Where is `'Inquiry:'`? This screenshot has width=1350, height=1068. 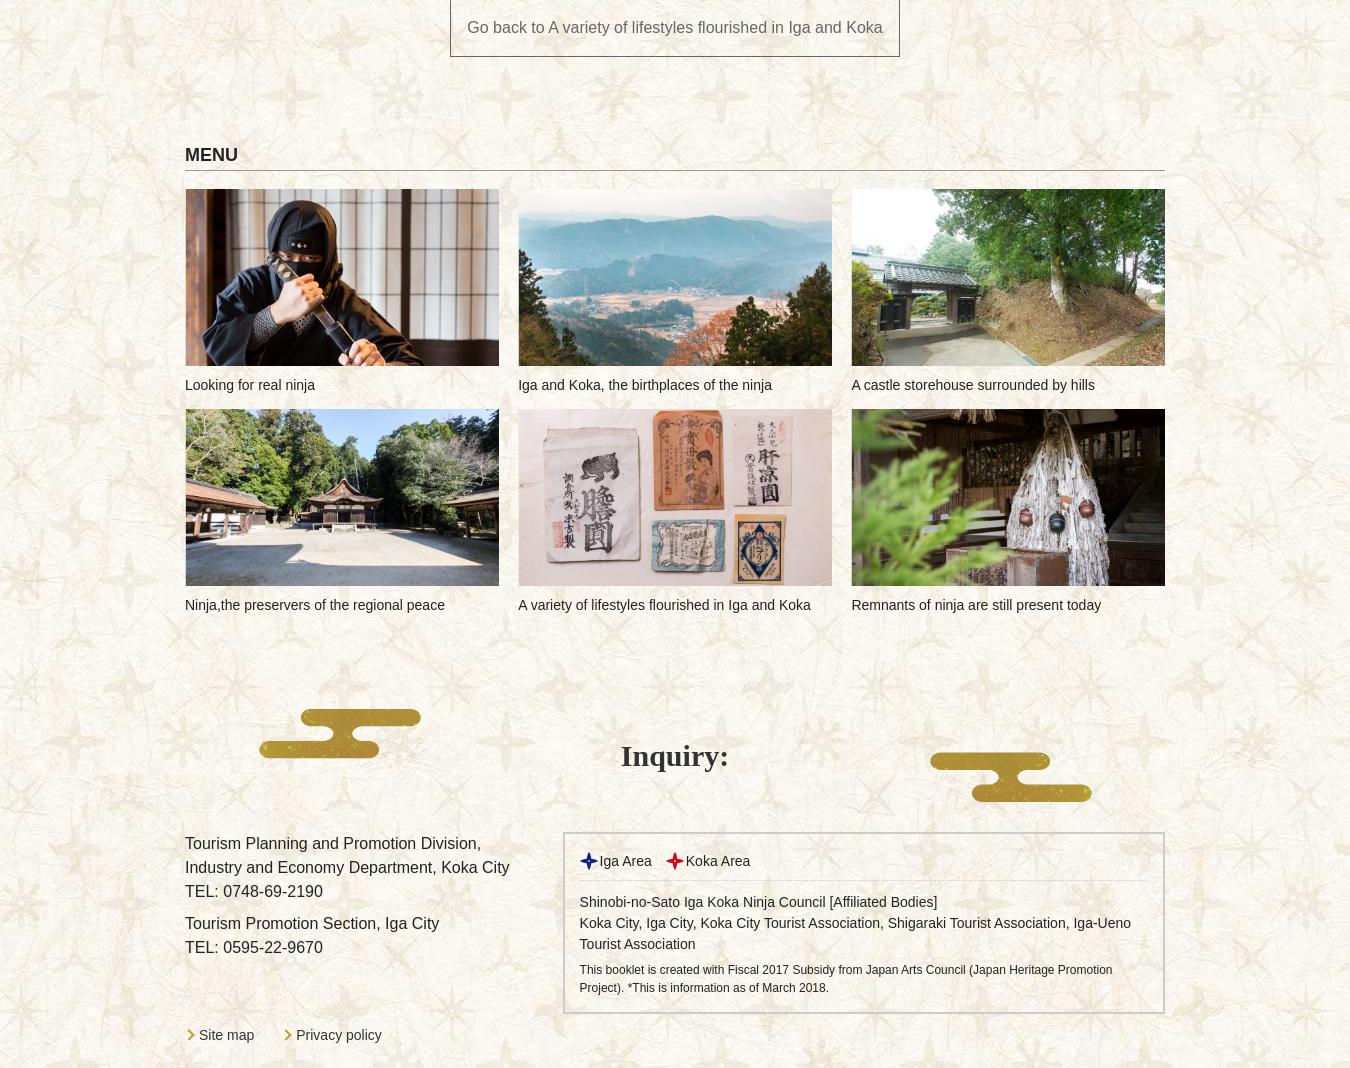 'Inquiry:' is located at coordinates (674, 755).